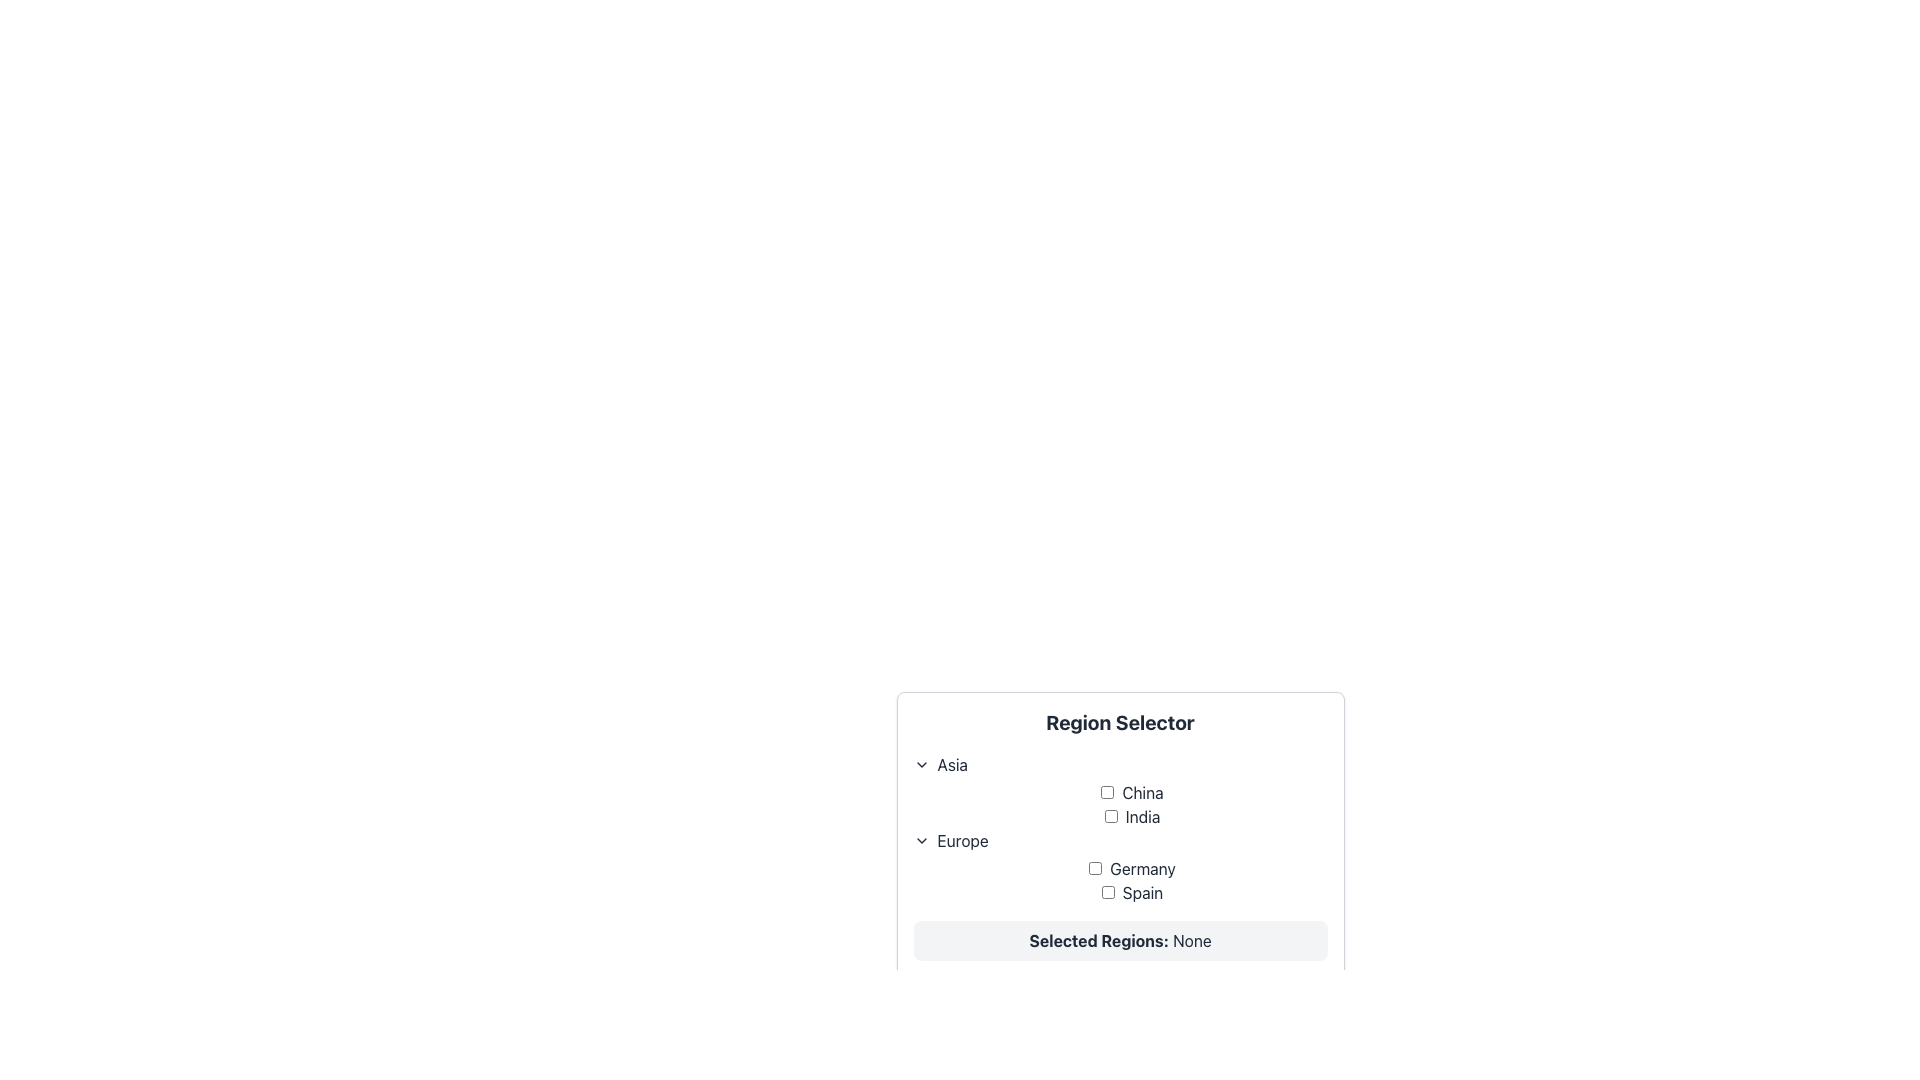  What do you see at coordinates (1132, 892) in the screenshot?
I see `the label indicating the selection of the country 'Spain', which is positioned below the text 'Germany' within the 'Europe' region group` at bounding box center [1132, 892].